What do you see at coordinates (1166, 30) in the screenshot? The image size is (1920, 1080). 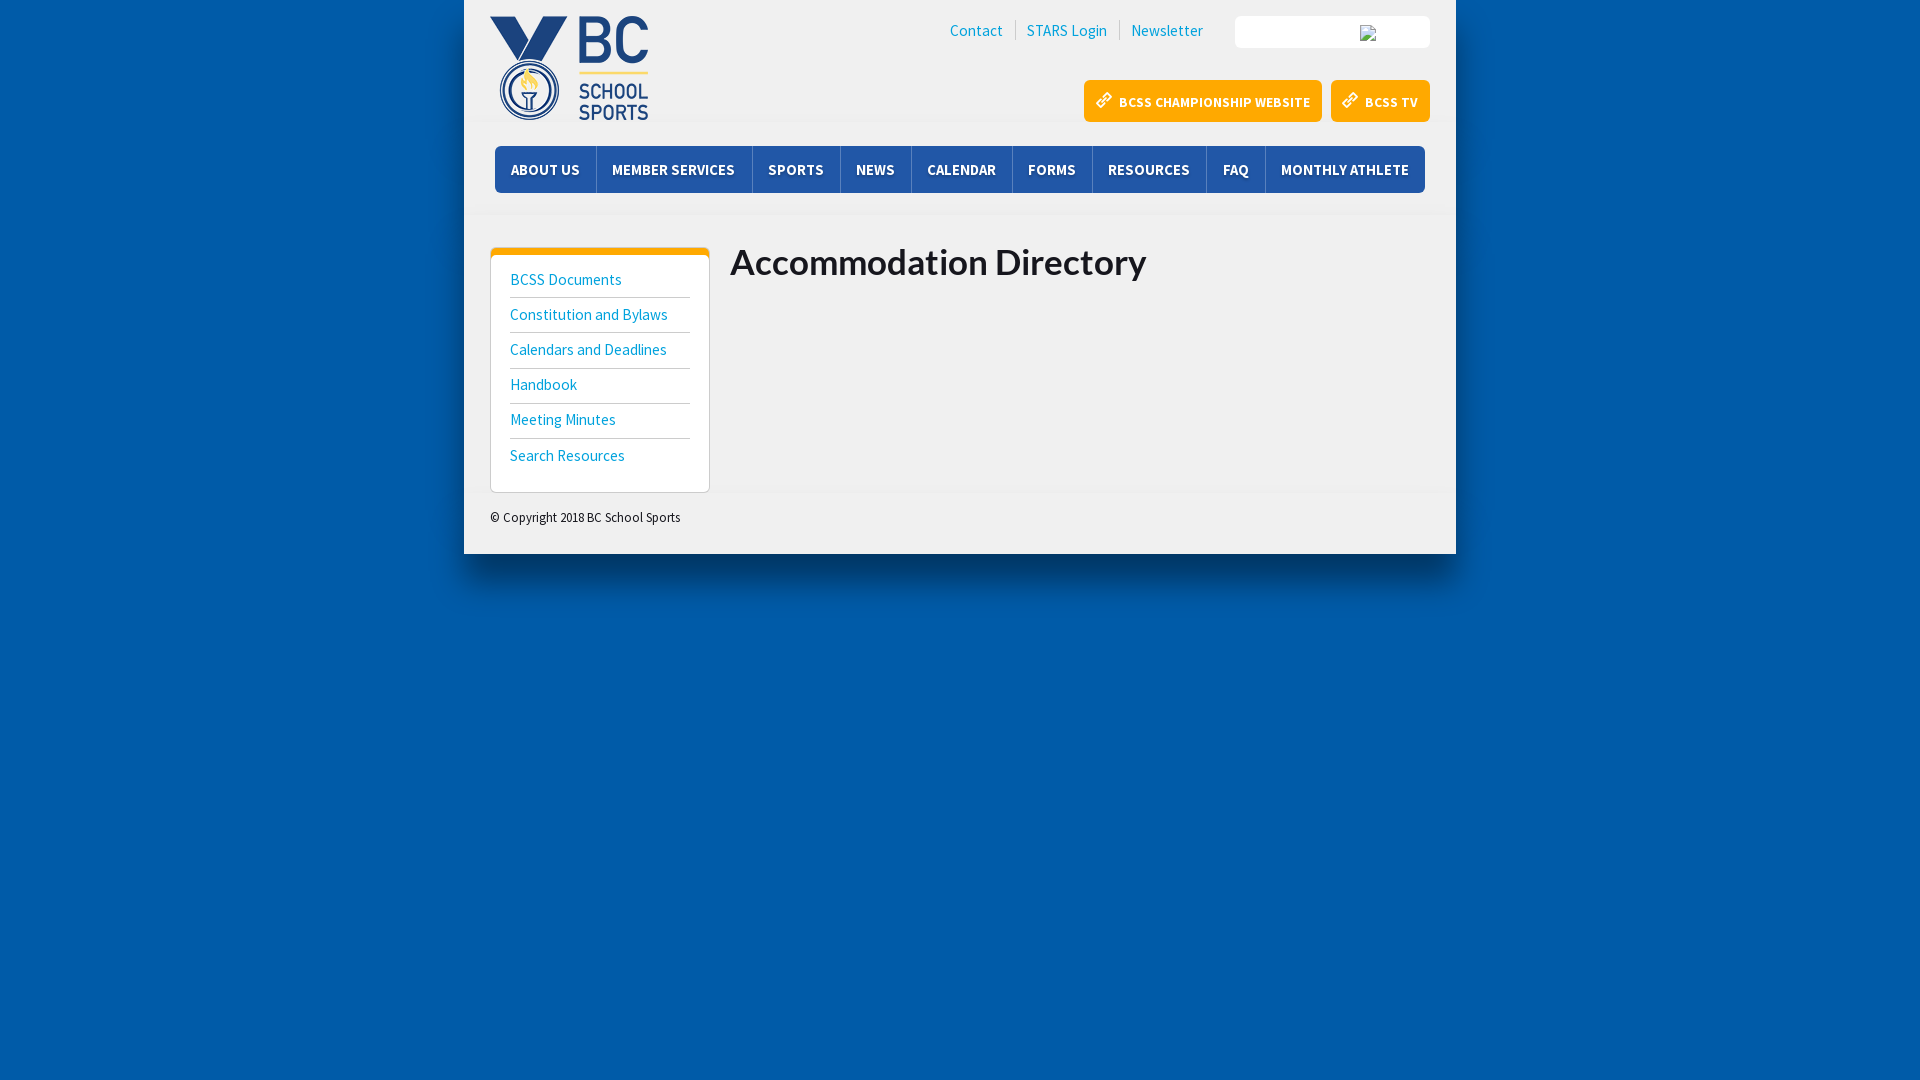 I see `'Newsletter'` at bounding box center [1166, 30].